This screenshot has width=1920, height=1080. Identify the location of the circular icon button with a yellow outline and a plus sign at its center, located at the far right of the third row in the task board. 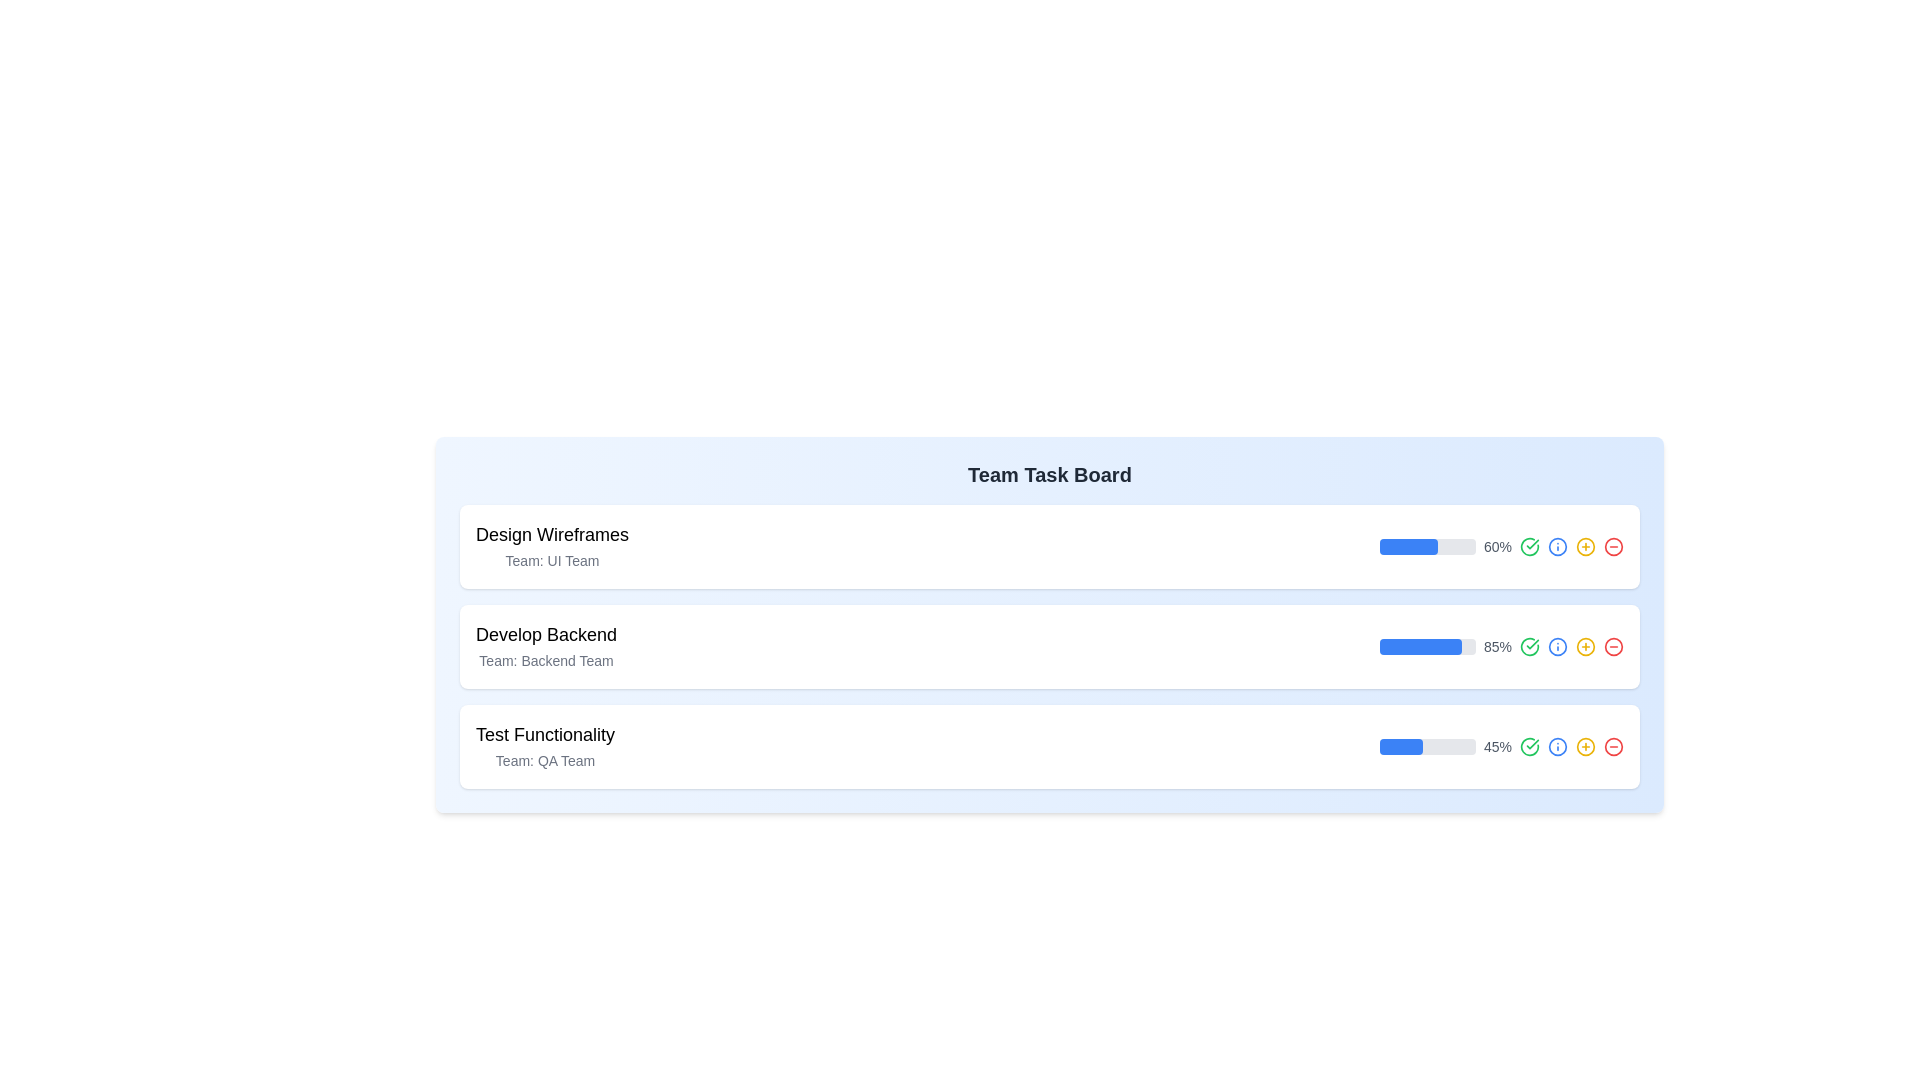
(1584, 747).